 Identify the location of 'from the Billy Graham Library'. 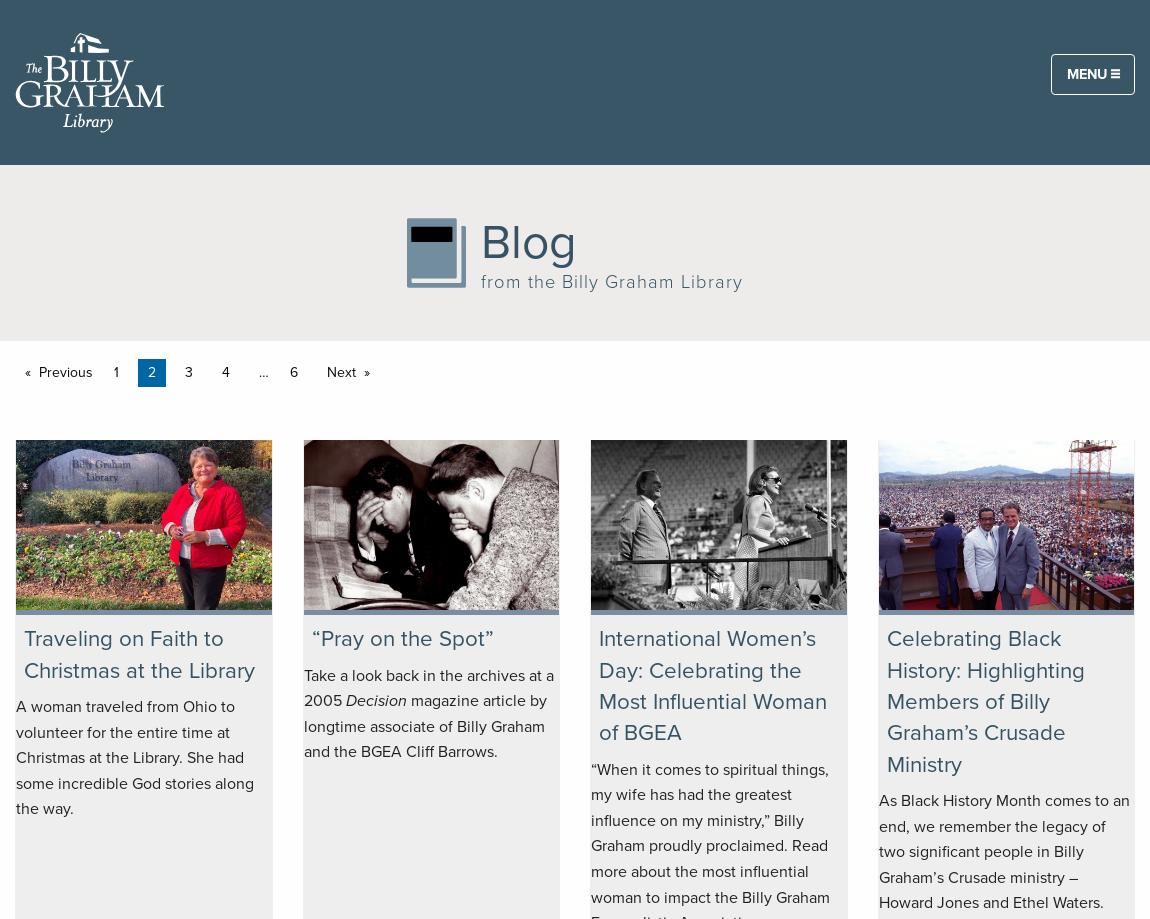
(609, 279).